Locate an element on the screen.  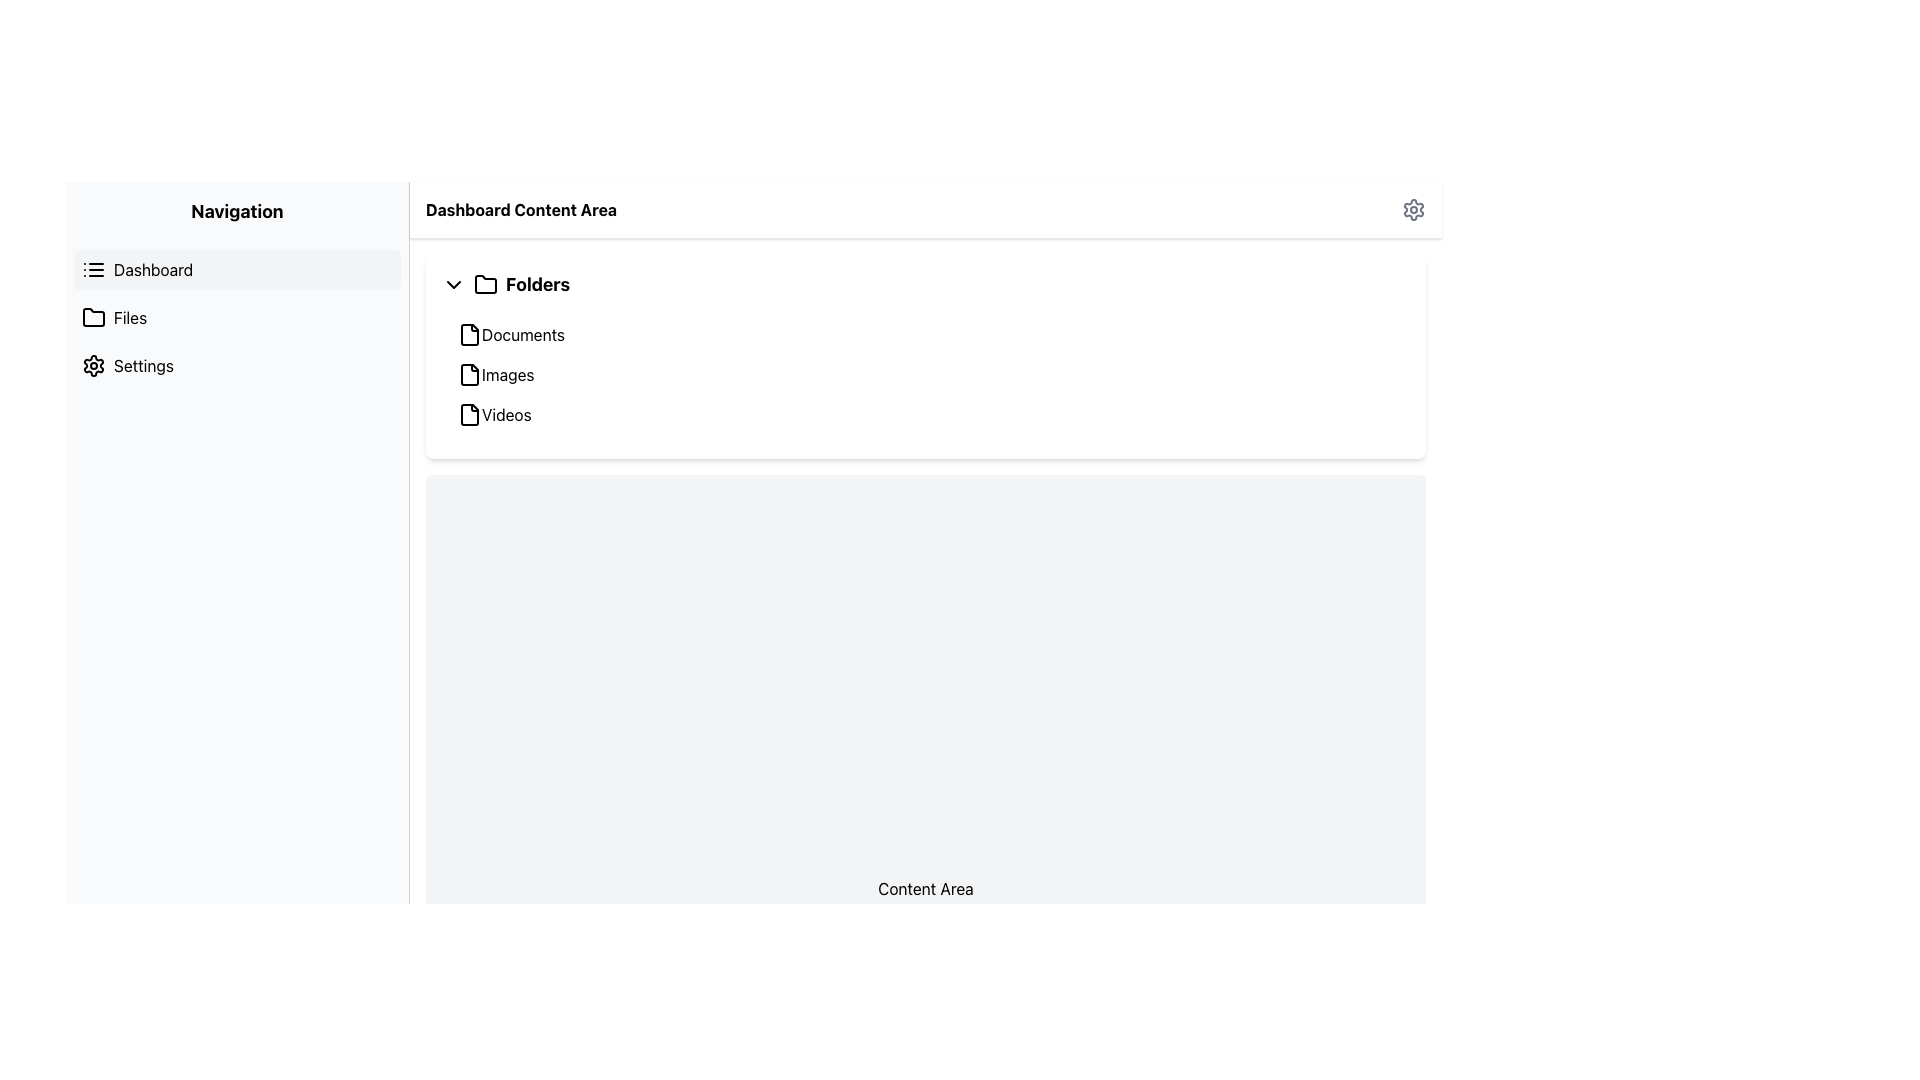
the document icon representing a file in the Dashboard Content Area is located at coordinates (469, 374).